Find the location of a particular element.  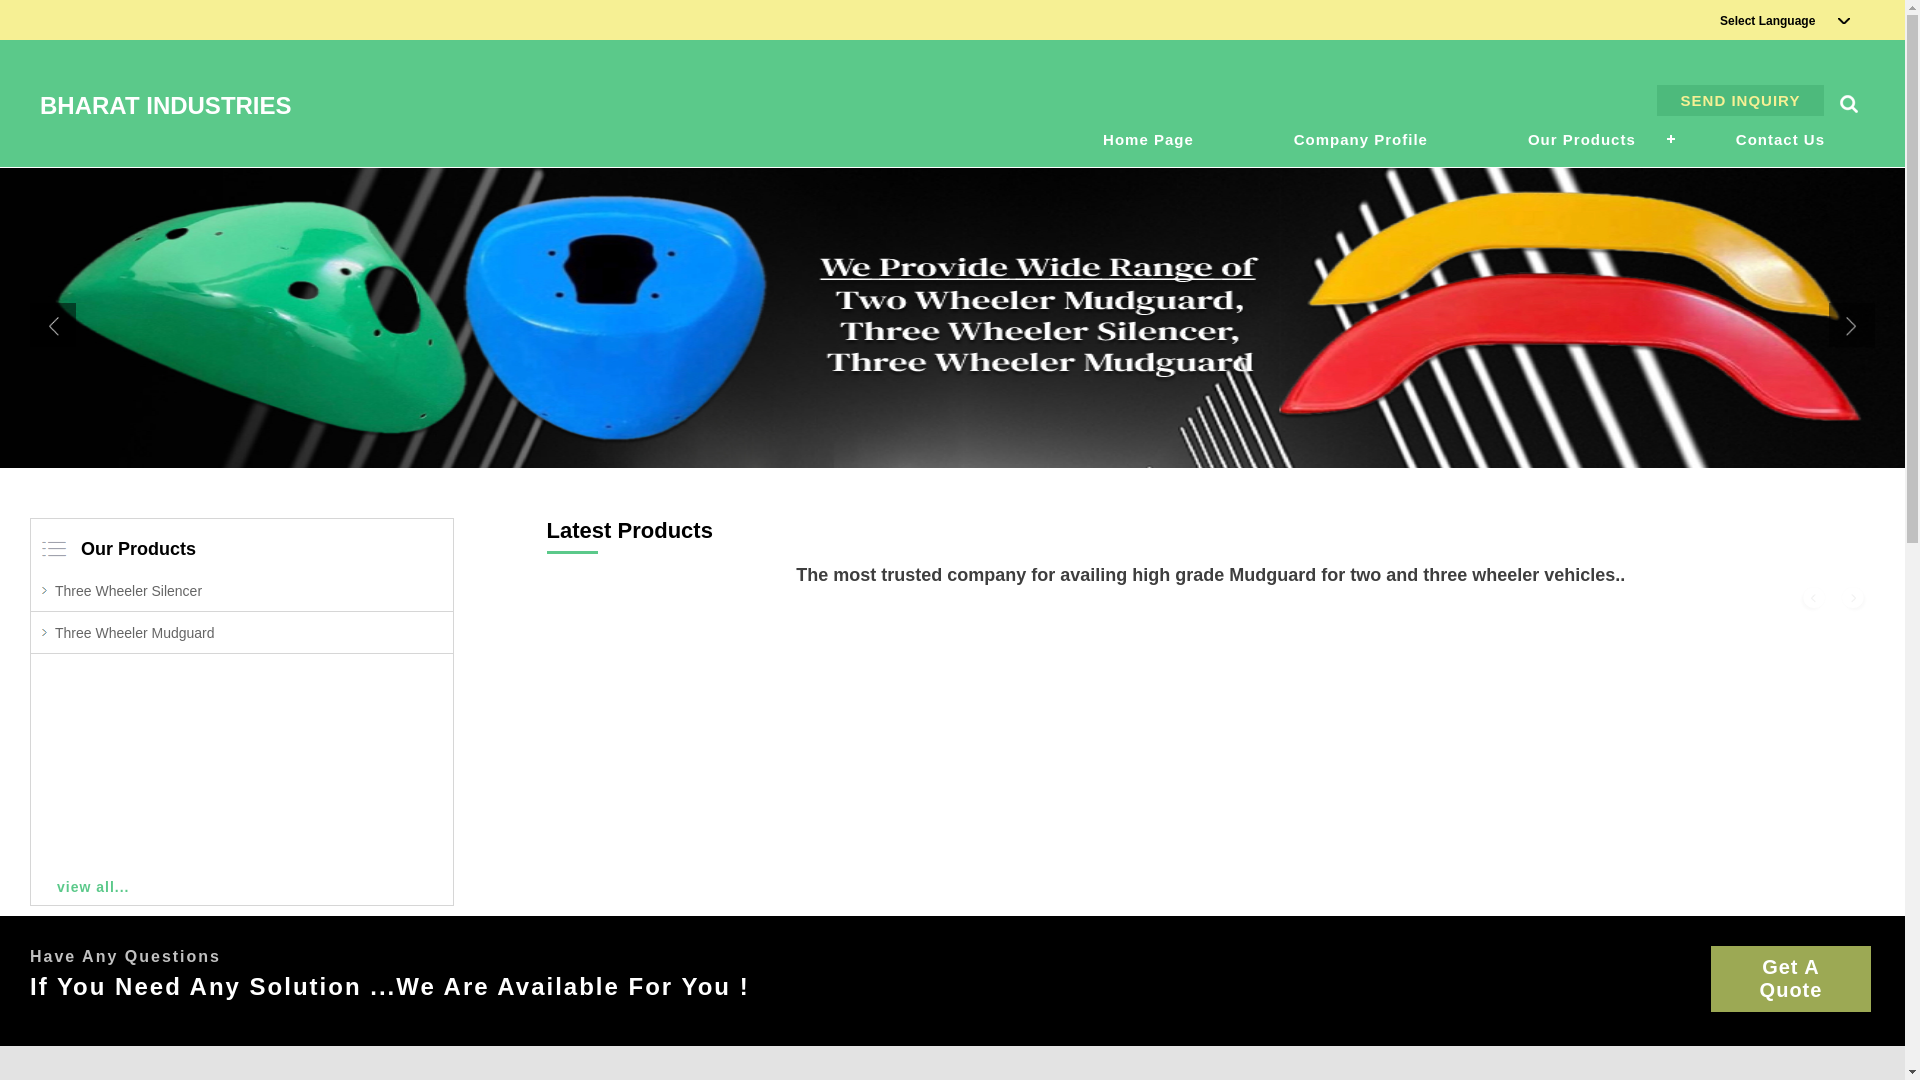

'BHARAT INDUSTRIES' is located at coordinates (166, 105).